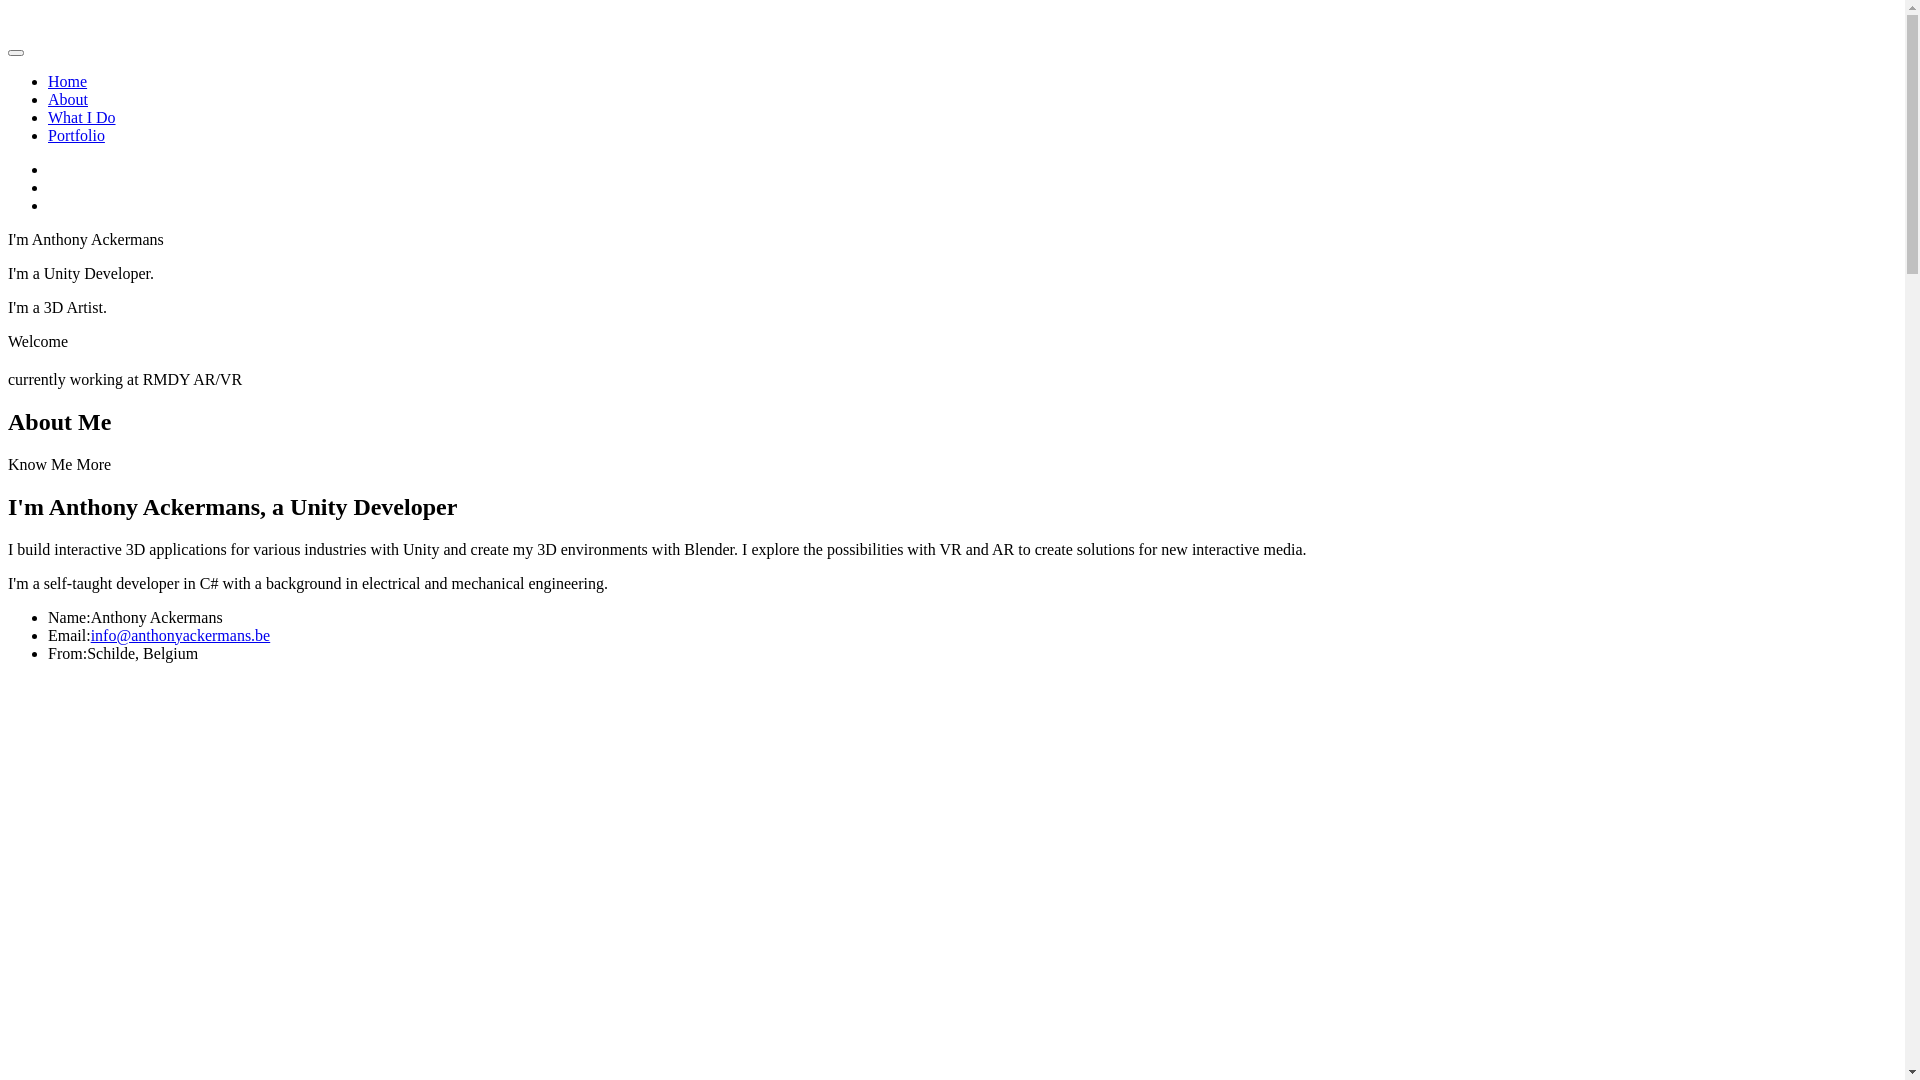 The width and height of the screenshot is (1920, 1080). I want to click on 'About', so click(67, 99).